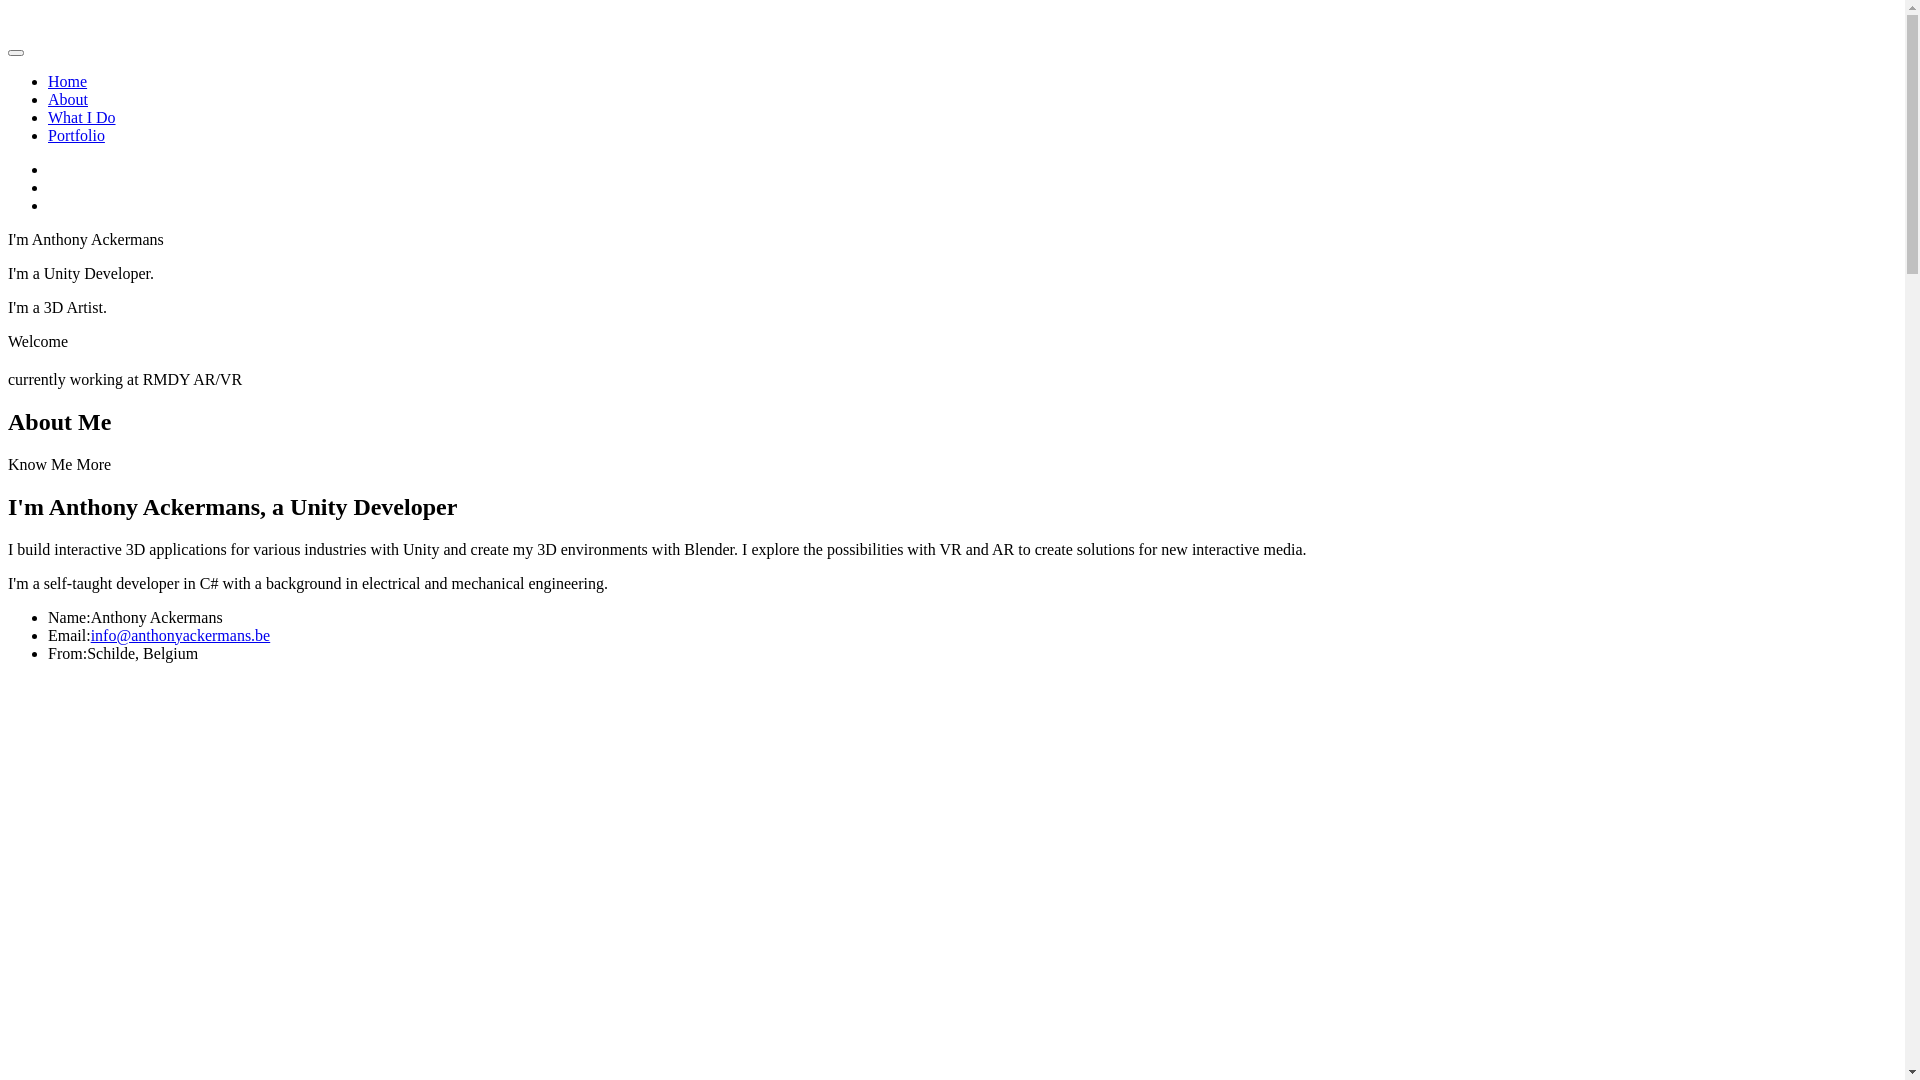 The width and height of the screenshot is (1920, 1080). I want to click on 'About', so click(67, 99).